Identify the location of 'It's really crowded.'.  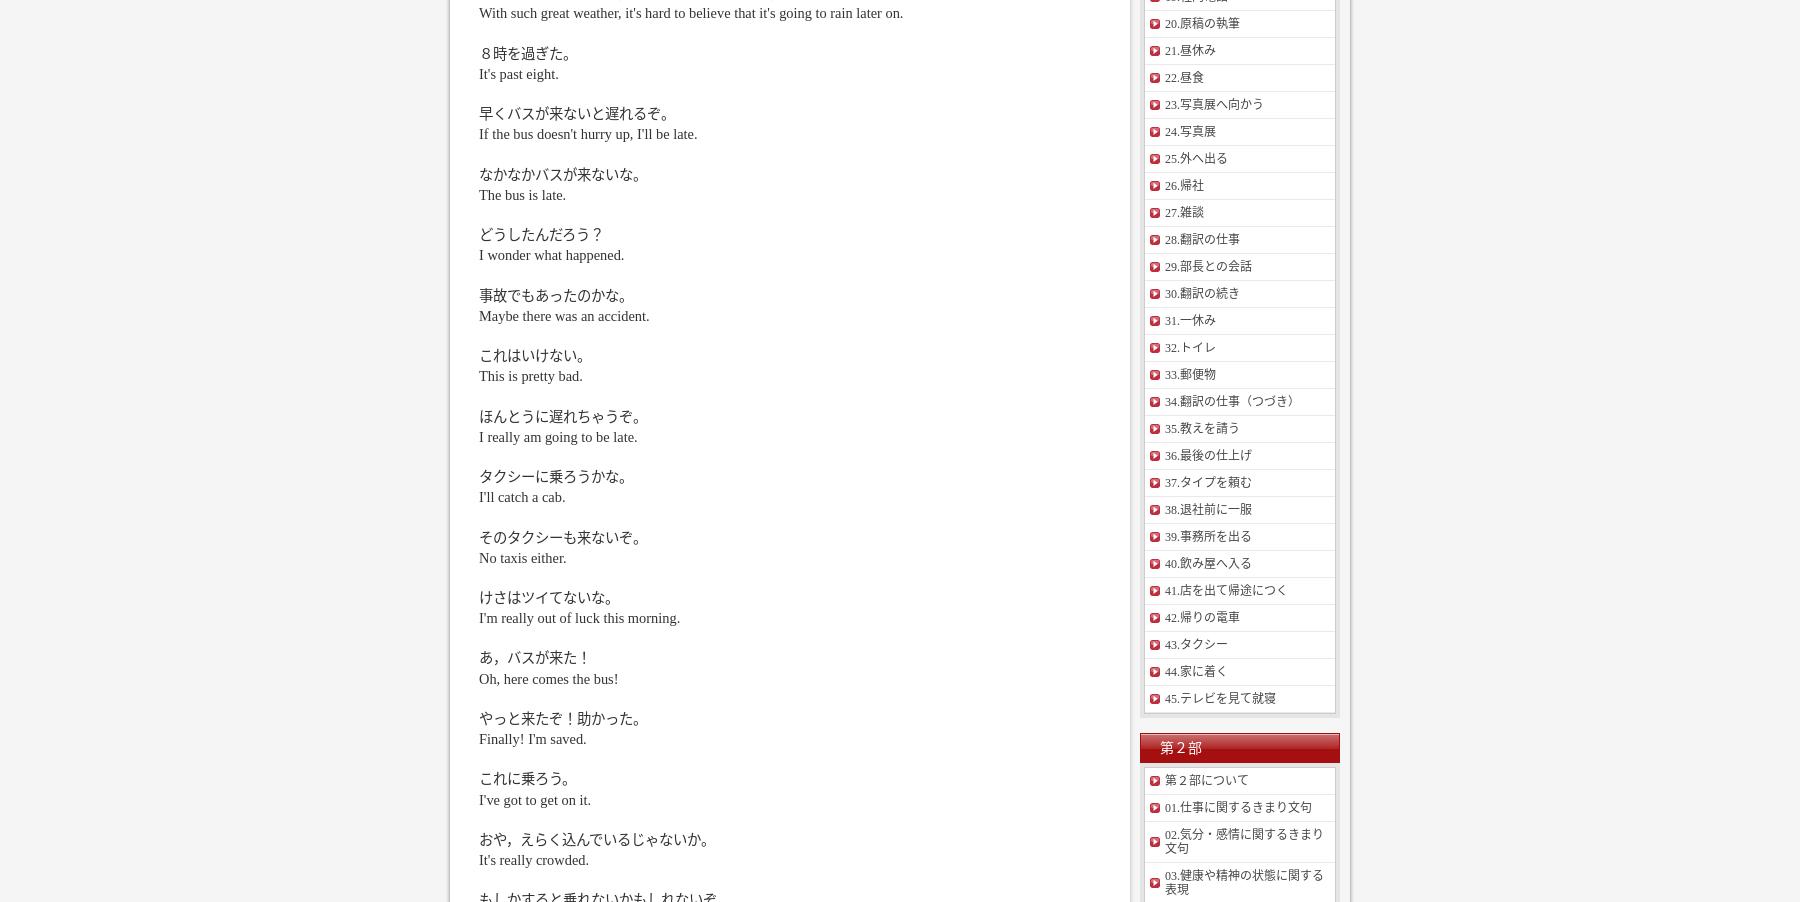
(533, 859).